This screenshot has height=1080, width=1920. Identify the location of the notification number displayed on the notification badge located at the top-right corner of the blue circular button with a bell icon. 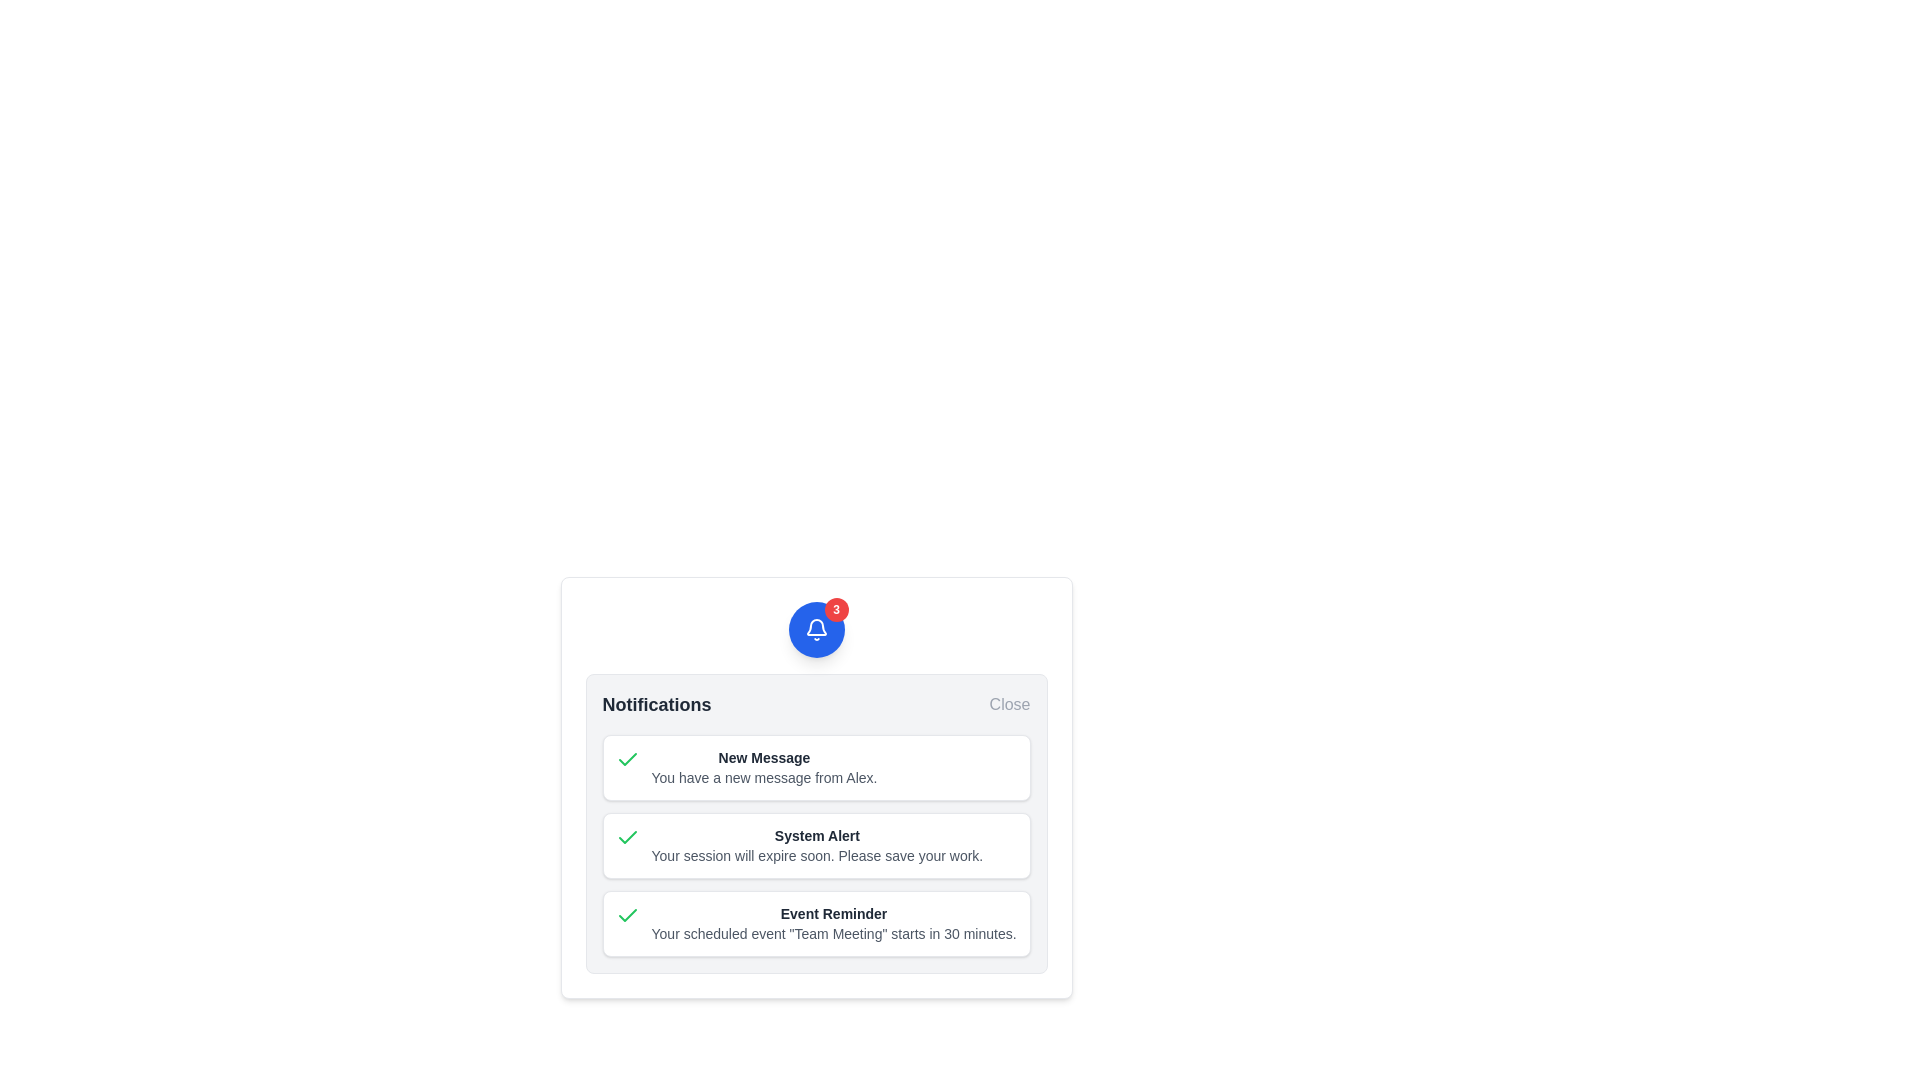
(836, 608).